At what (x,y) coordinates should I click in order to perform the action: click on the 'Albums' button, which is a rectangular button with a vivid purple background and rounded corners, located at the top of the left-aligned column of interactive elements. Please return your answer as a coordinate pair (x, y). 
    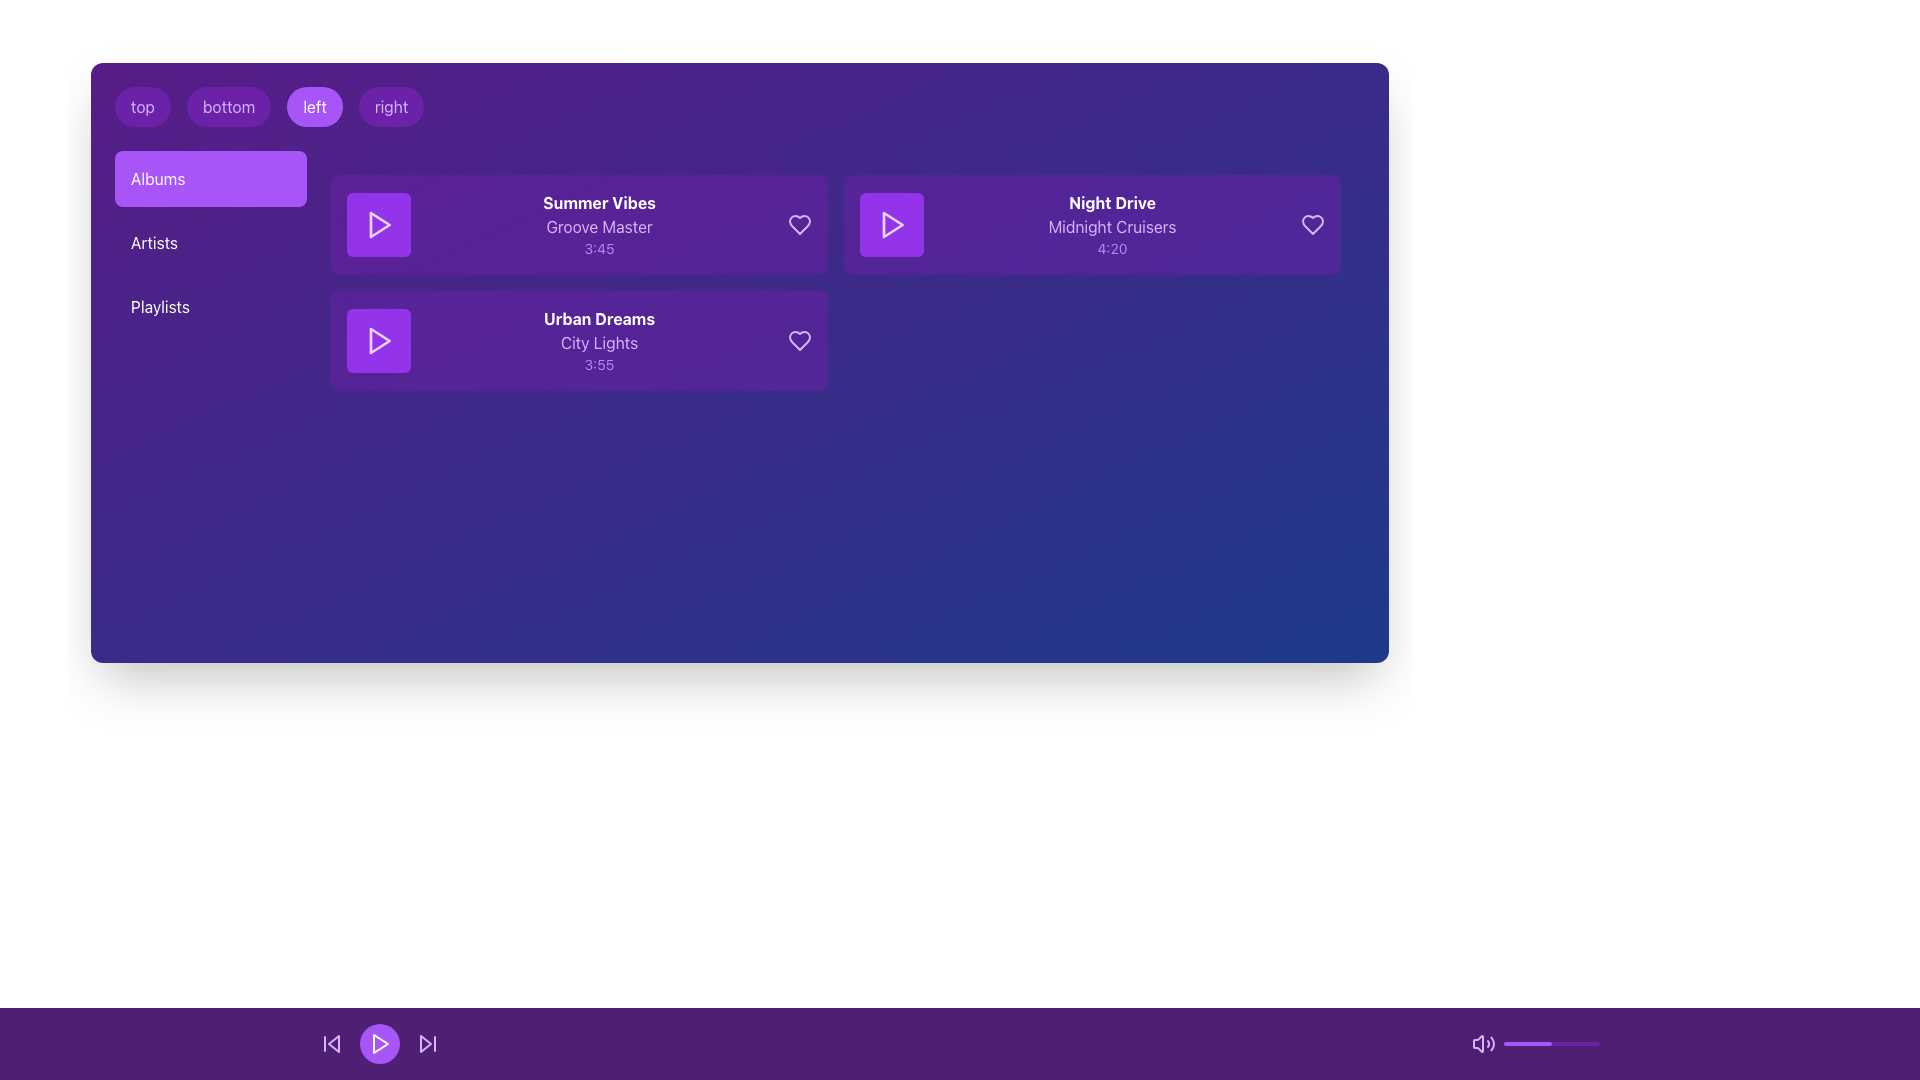
    Looking at the image, I should click on (211, 177).